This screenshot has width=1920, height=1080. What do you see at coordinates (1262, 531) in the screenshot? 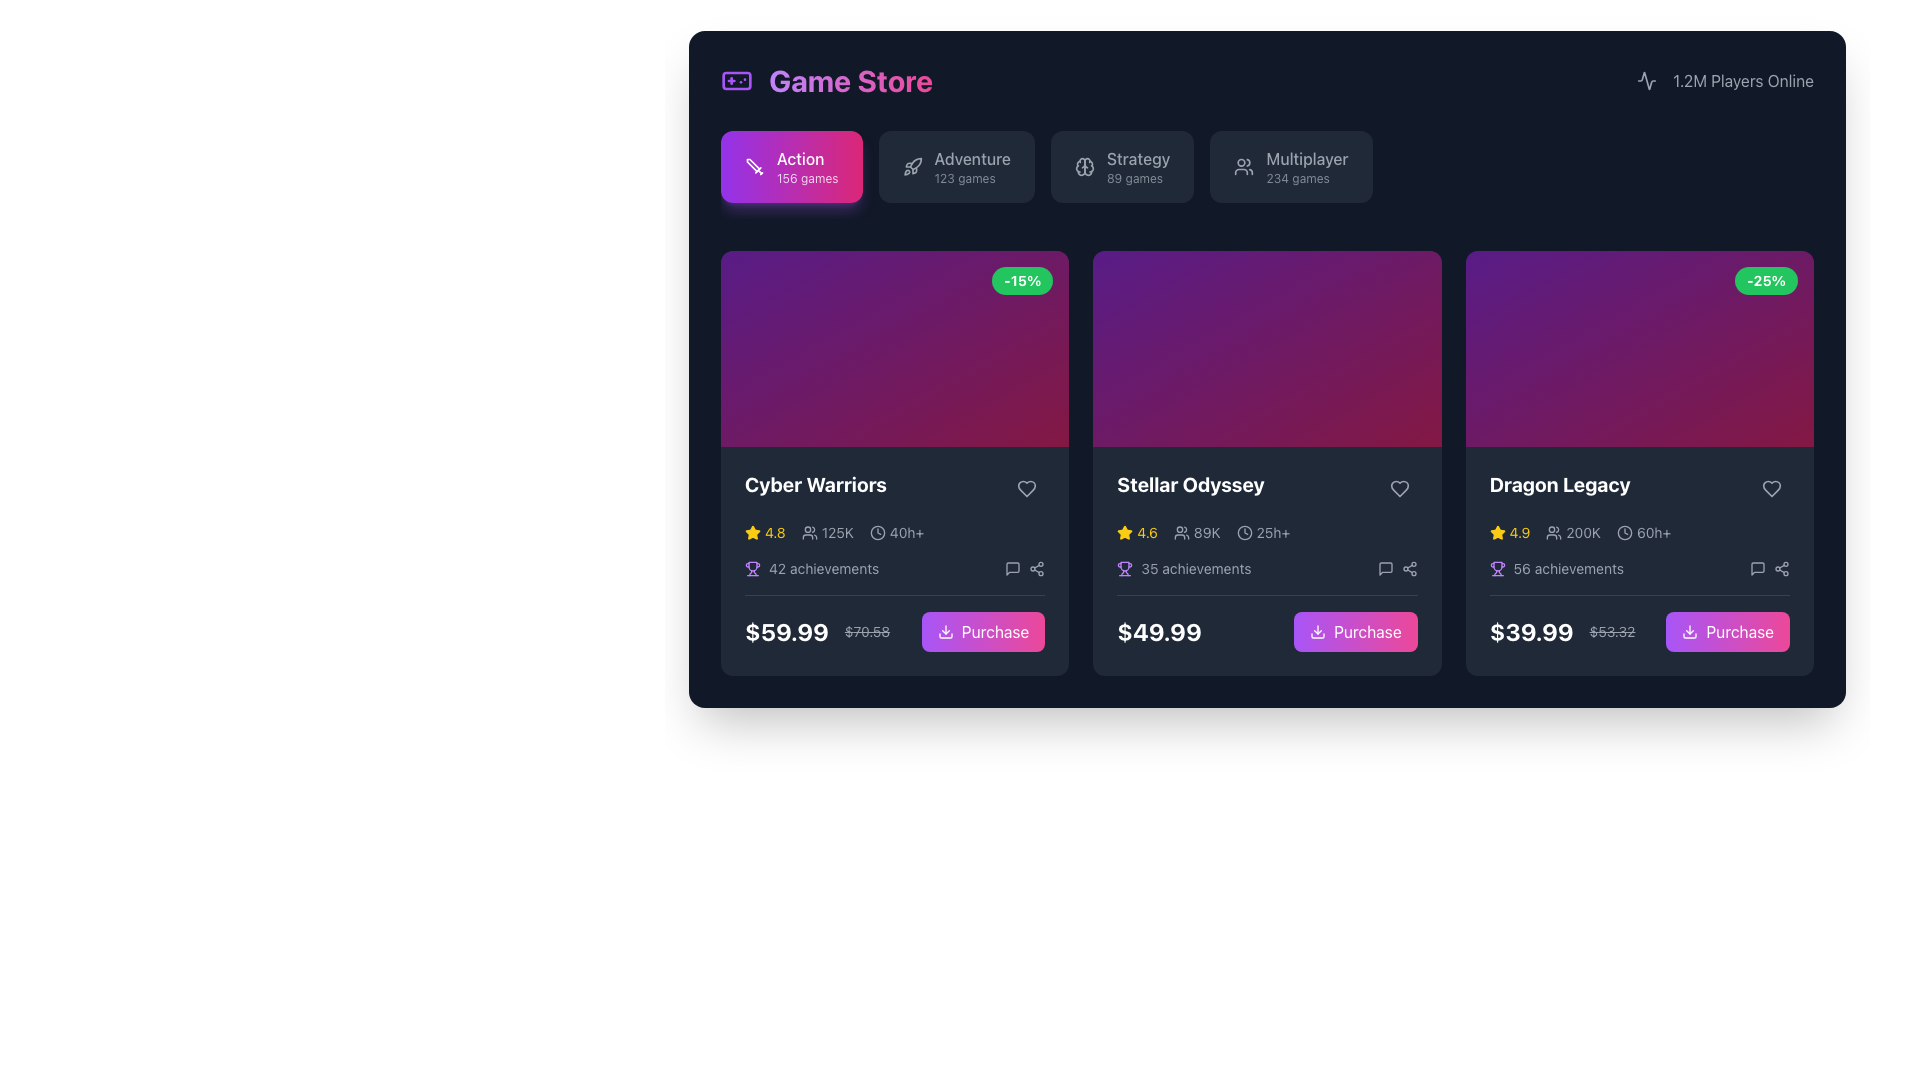
I see `the clock icon and text label displaying '25h+' in the Stellar Odyssey card in the Action category of the Game Store interface` at bounding box center [1262, 531].